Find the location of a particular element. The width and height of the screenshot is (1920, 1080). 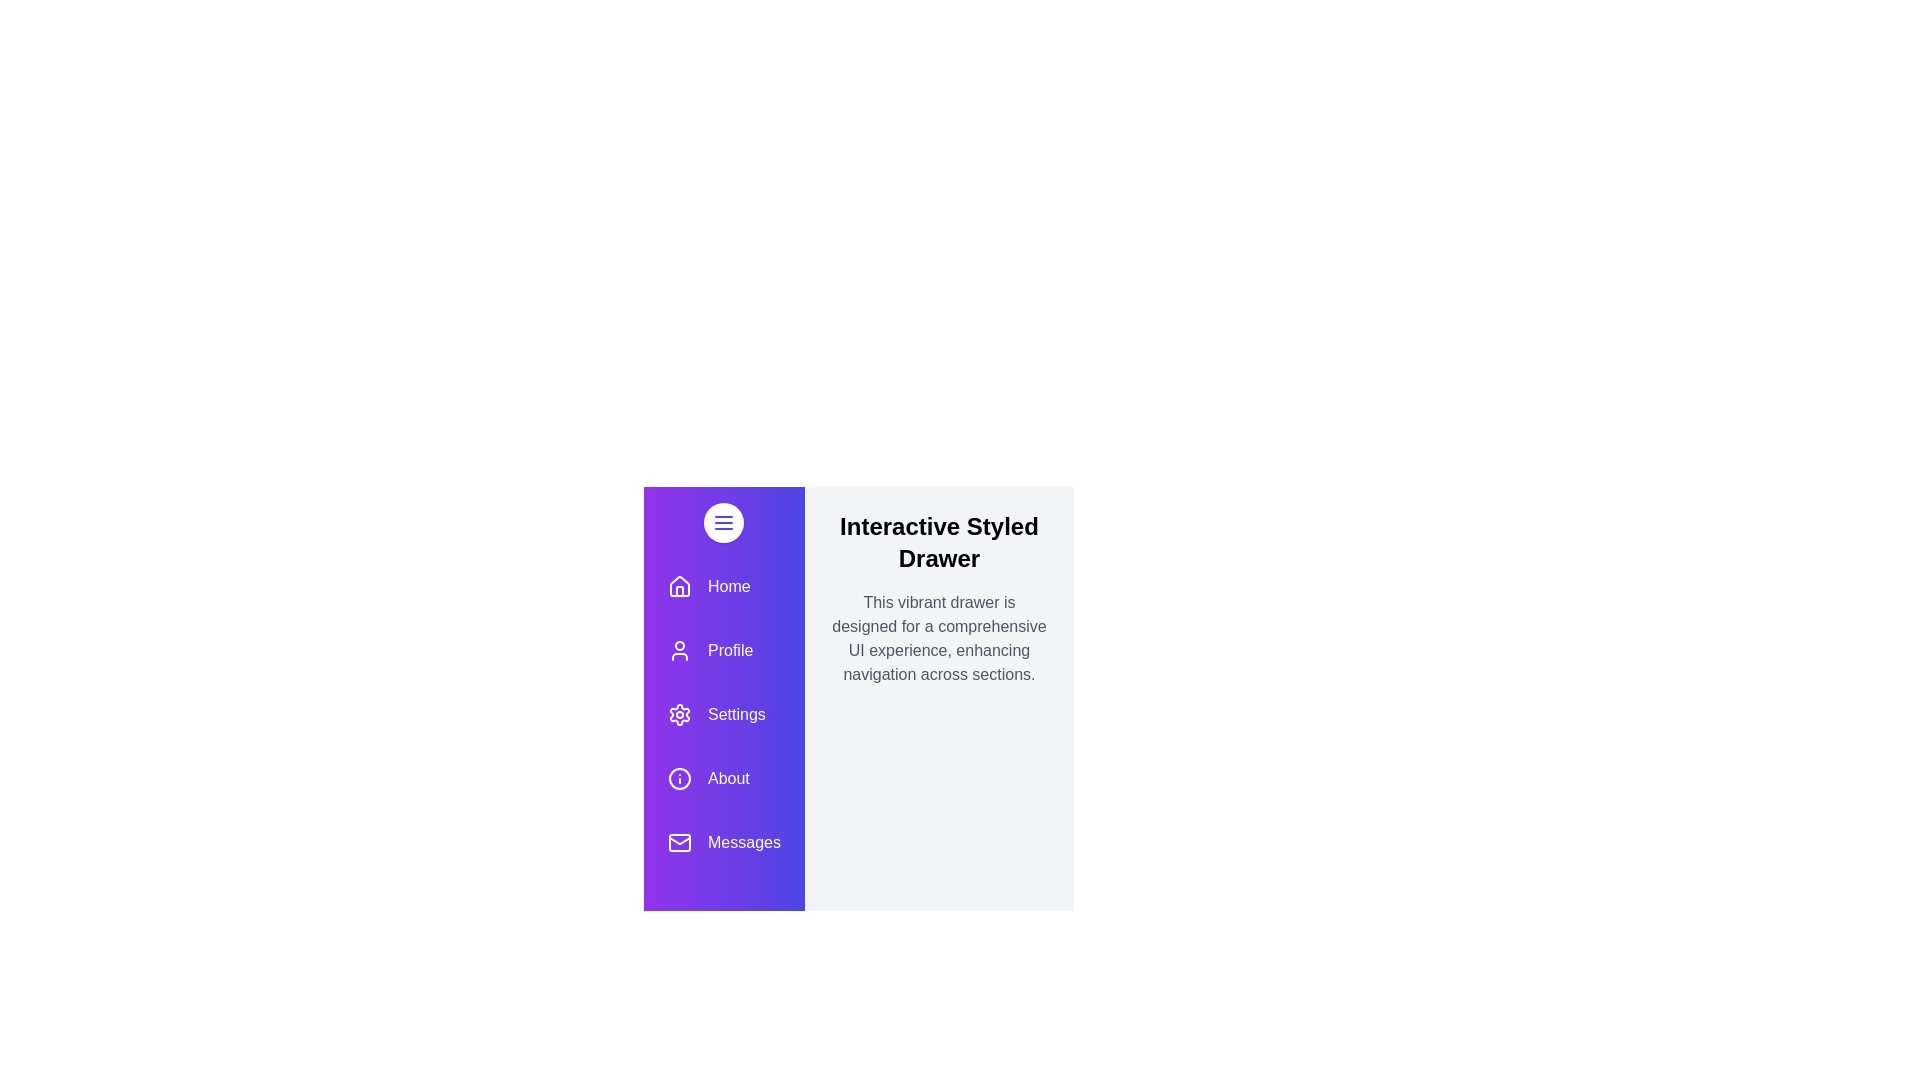

the menu item labeled About is located at coordinates (723, 778).